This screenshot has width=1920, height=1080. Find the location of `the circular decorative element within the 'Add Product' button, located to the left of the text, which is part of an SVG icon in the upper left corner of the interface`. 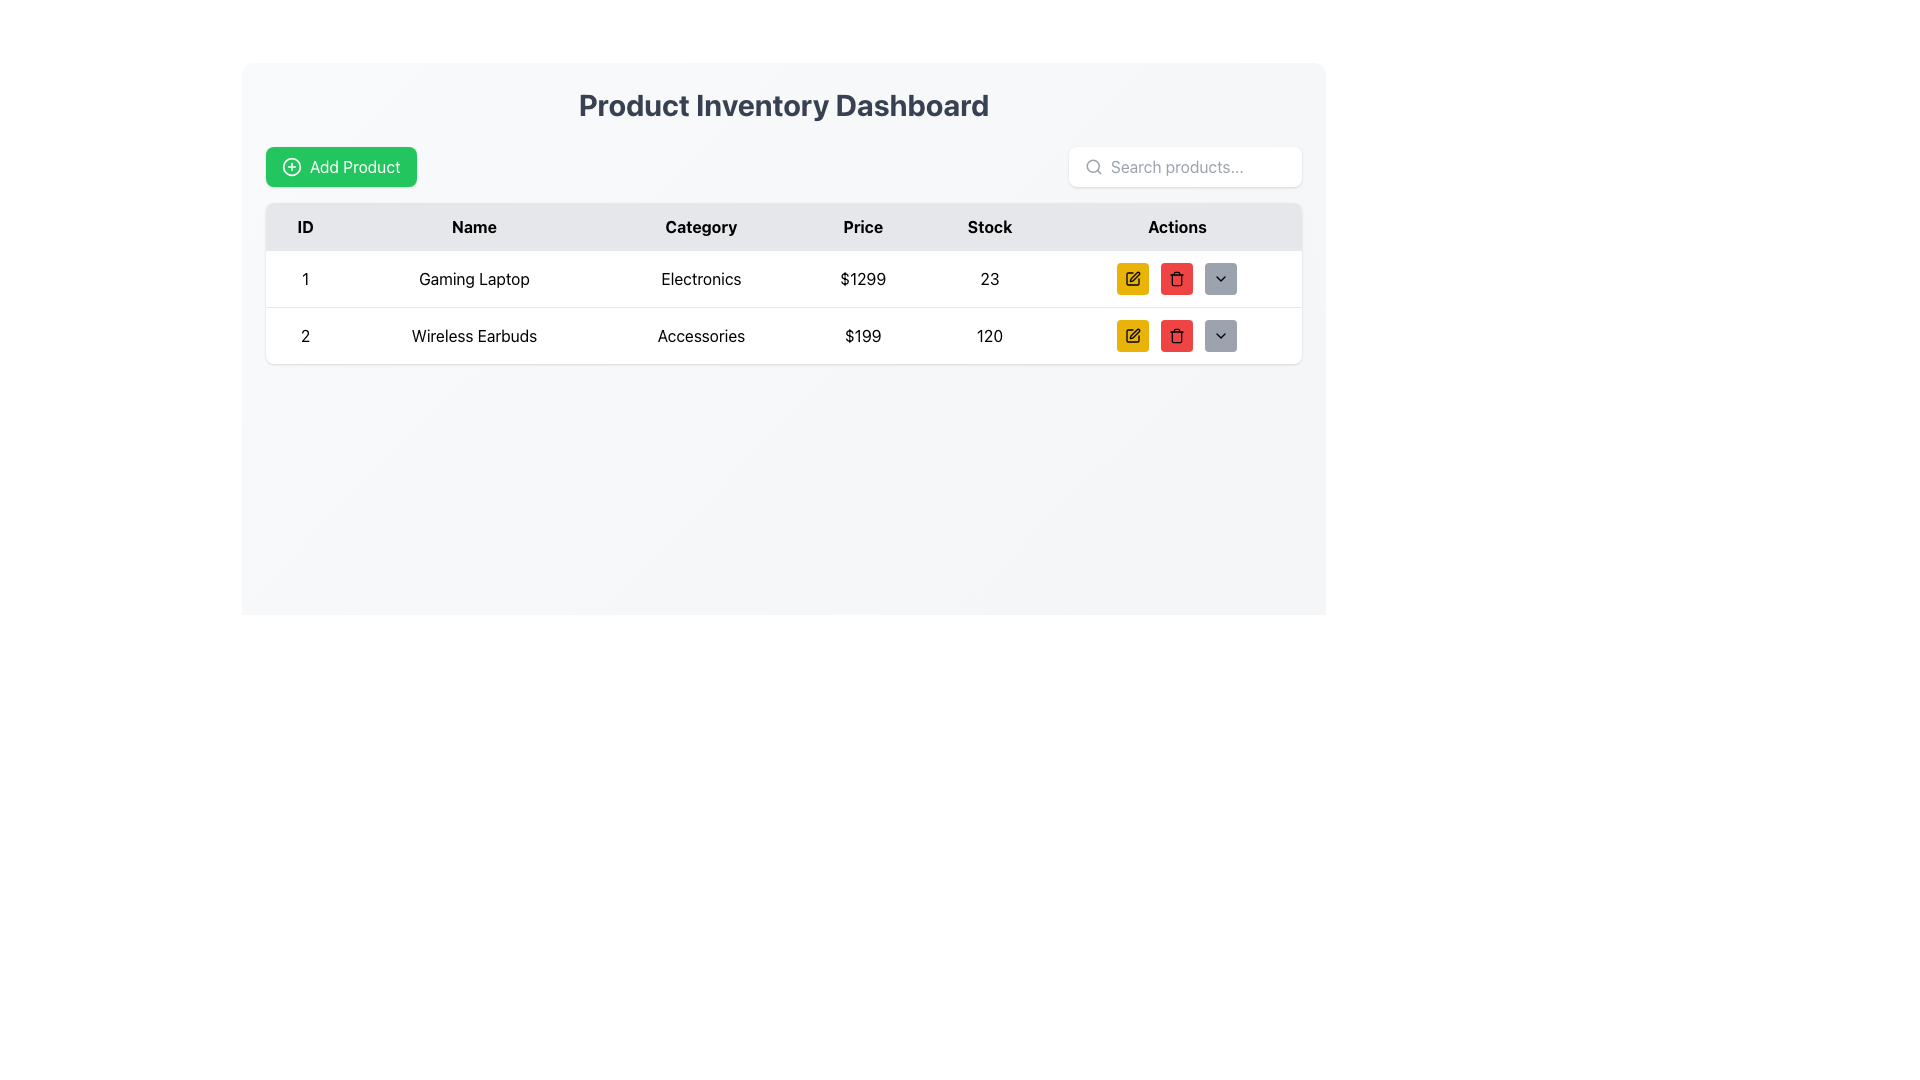

the circular decorative element within the 'Add Product' button, located to the left of the text, which is part of an SVG icon in the upper left corner of the interface is located at coordinates (291, 165).